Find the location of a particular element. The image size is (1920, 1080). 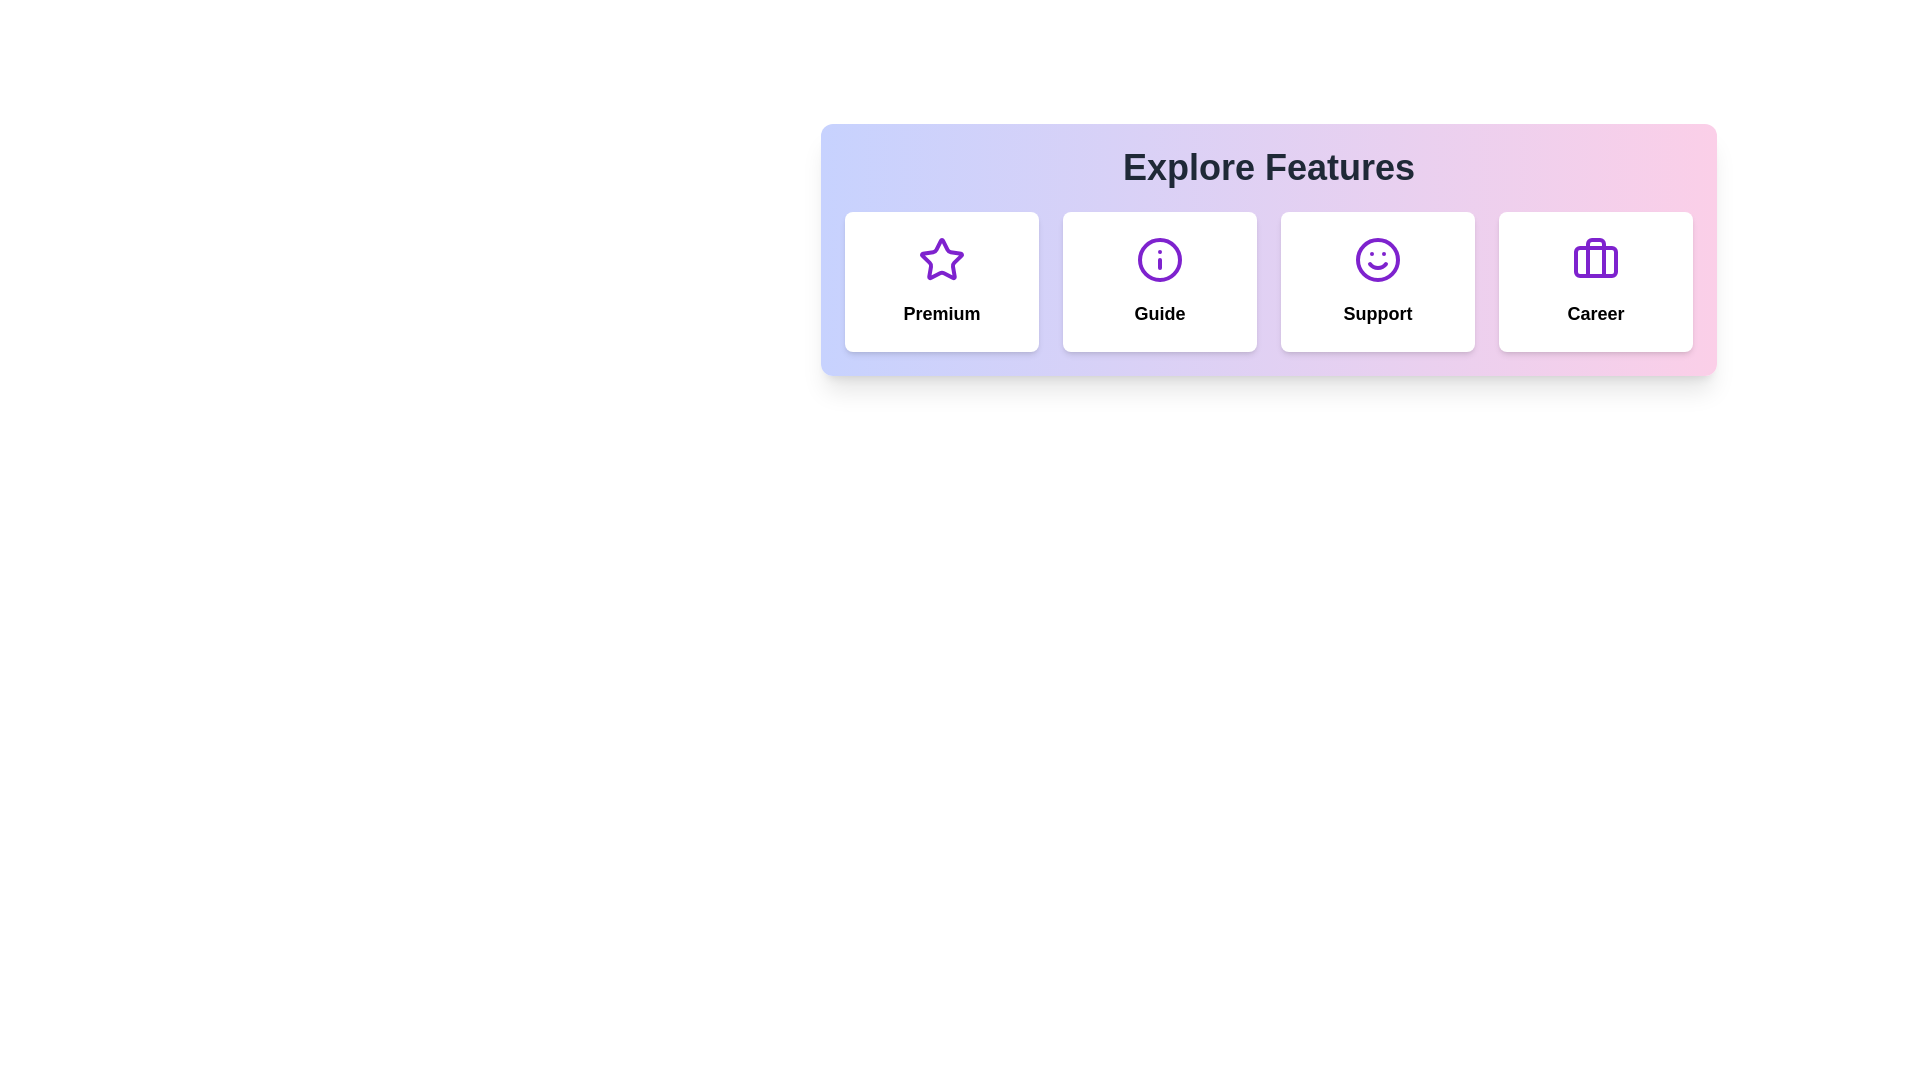

the 'Career' text label located in the rightmost position of the horizontal row of boxes, which is inside a white rectangular box with rounded corners is located at coordinates (1595, 313).